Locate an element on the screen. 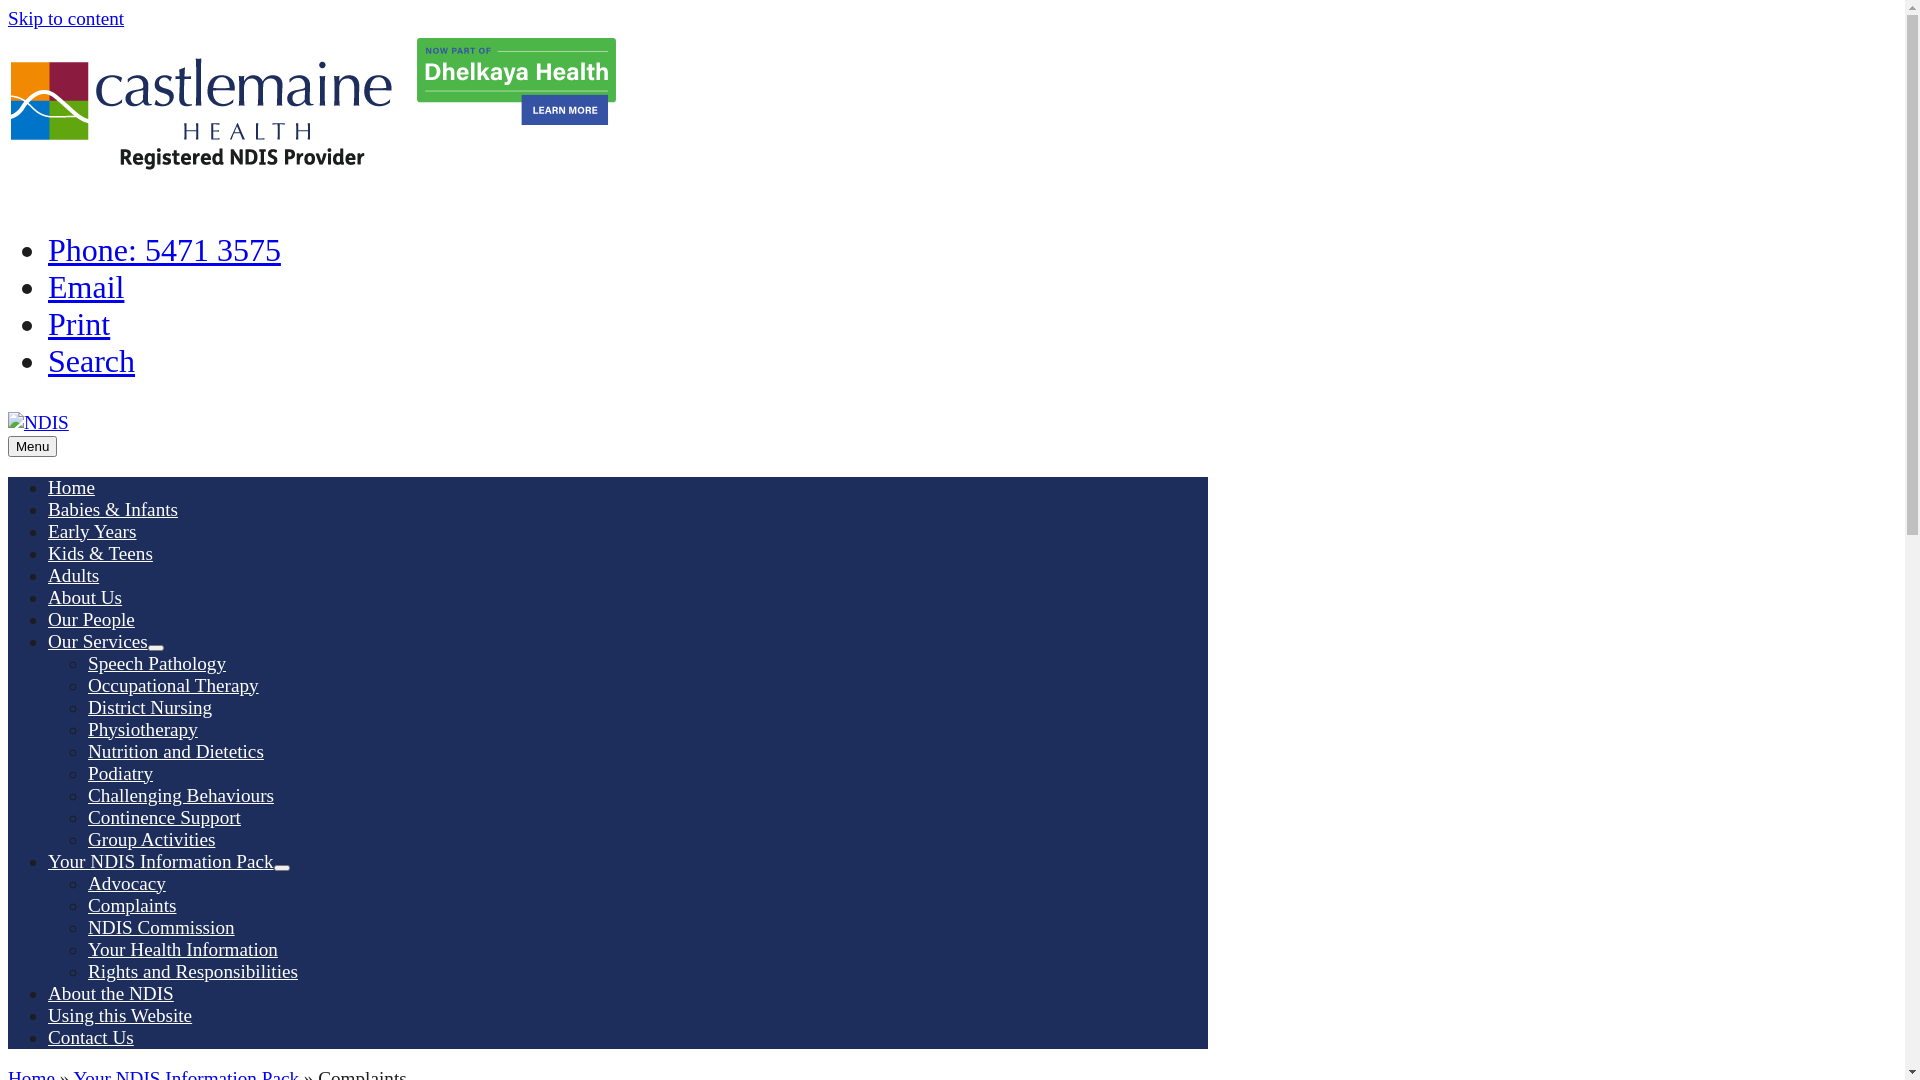 The height and width of the screenshot is (1080, 1920). 'Challenging Behaviours' is located at coordinates (181, 794).